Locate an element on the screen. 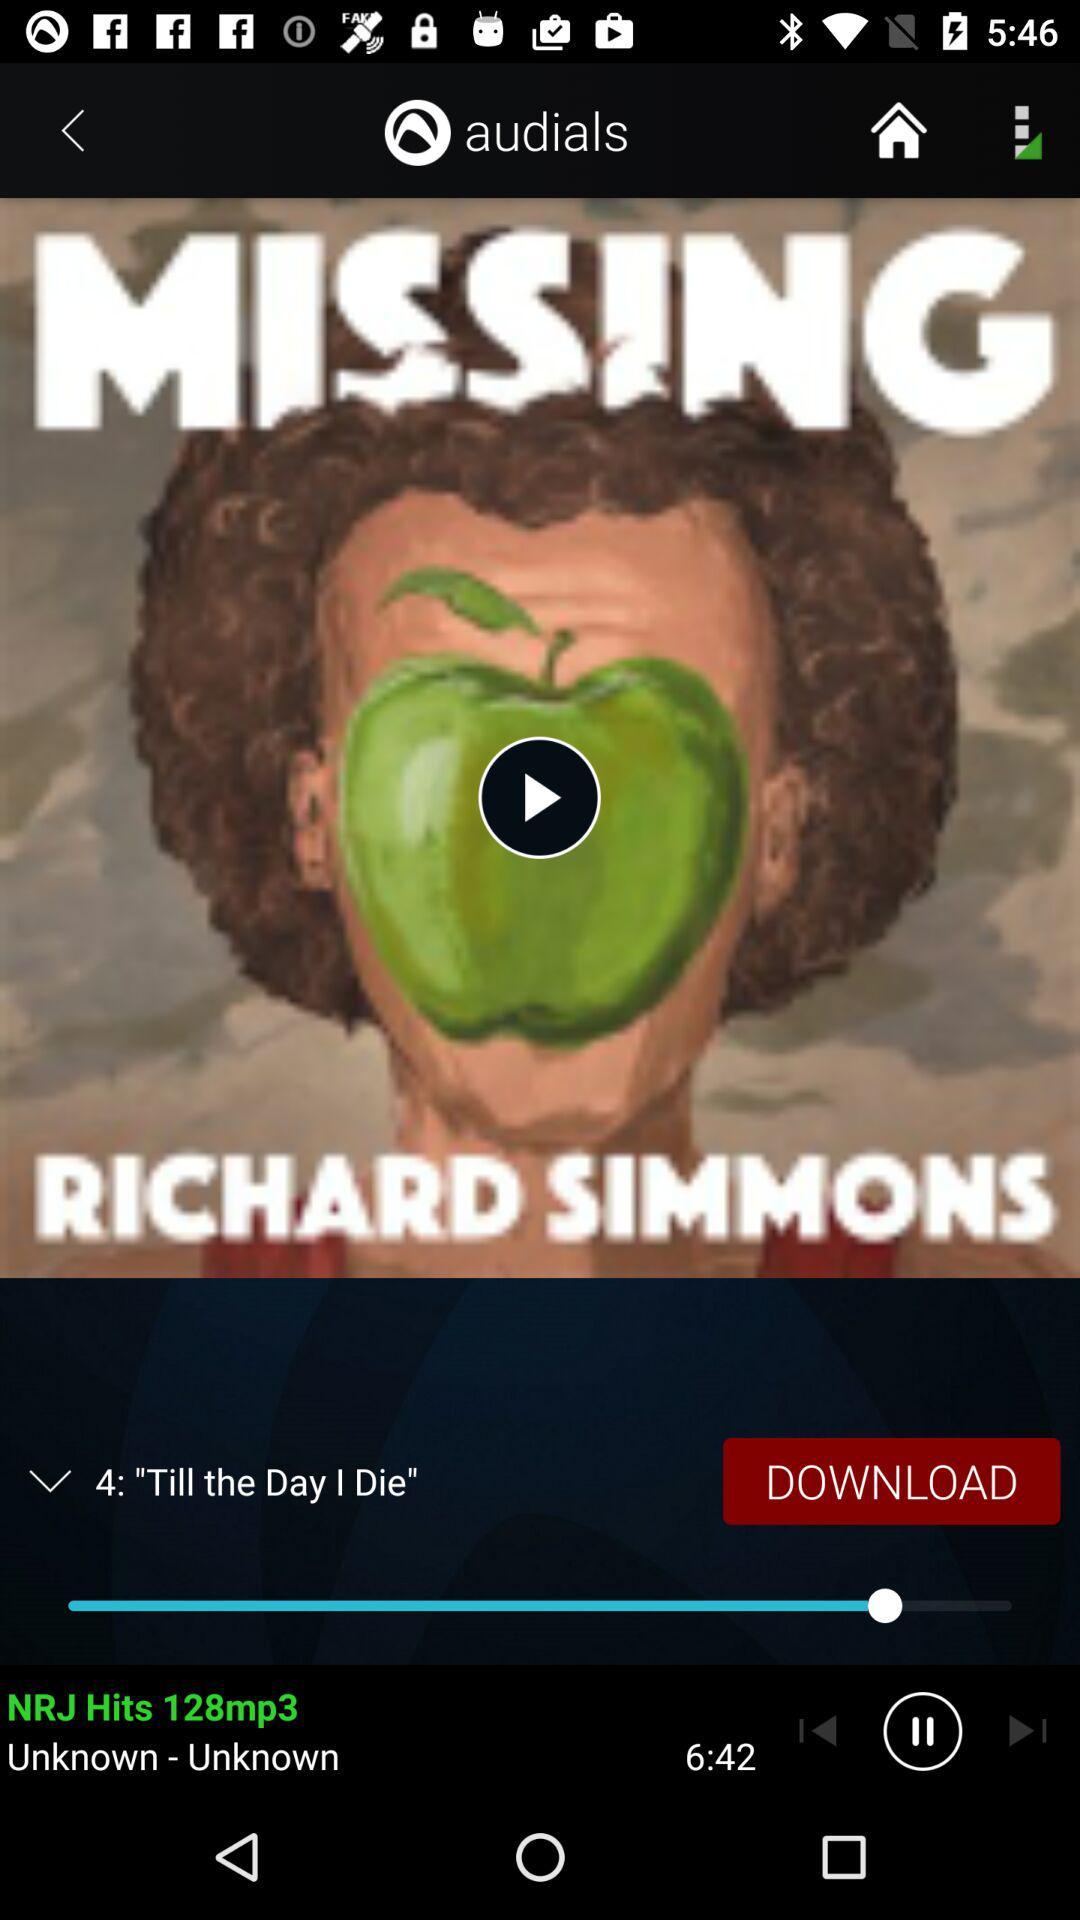  button is located at coordinates (538, 796).